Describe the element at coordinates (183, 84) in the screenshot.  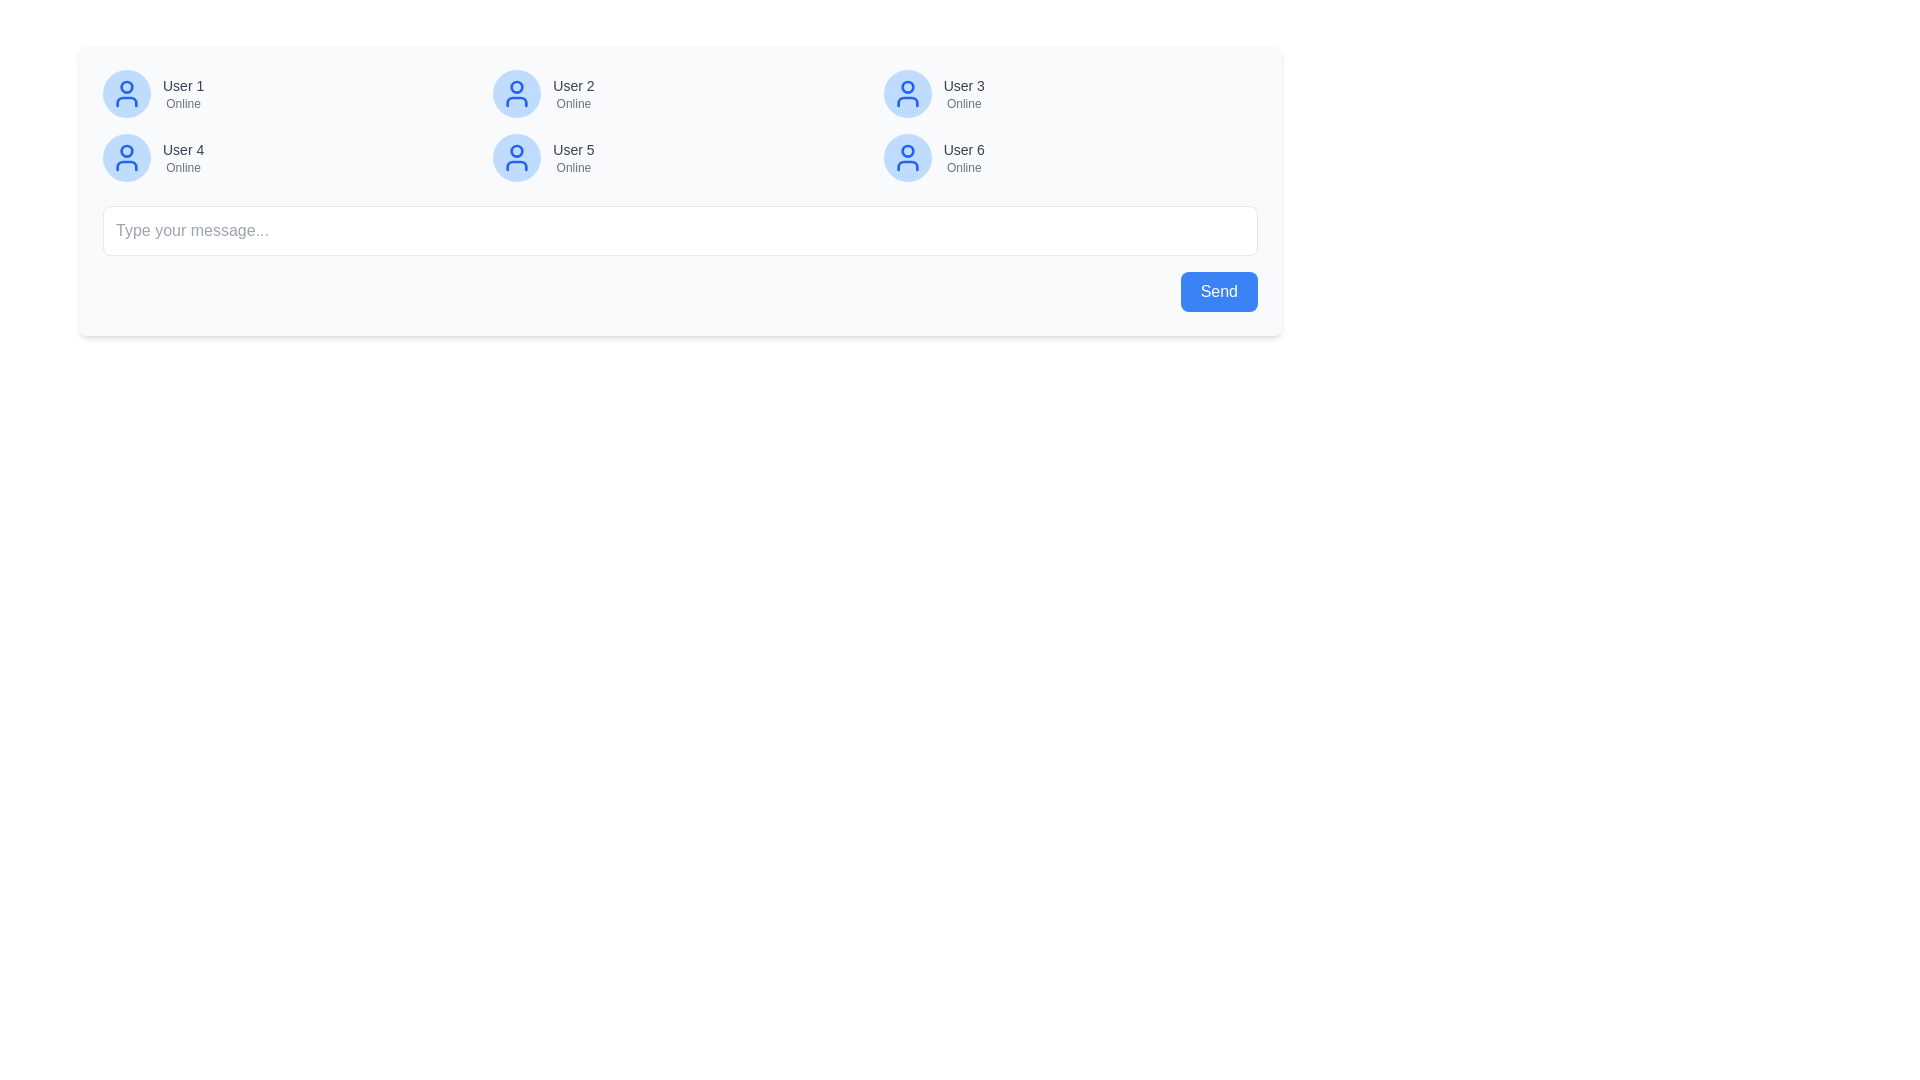
I see `the text label that identifies the user as 'User 1', which is the first label in the user profile information grid` at that location.